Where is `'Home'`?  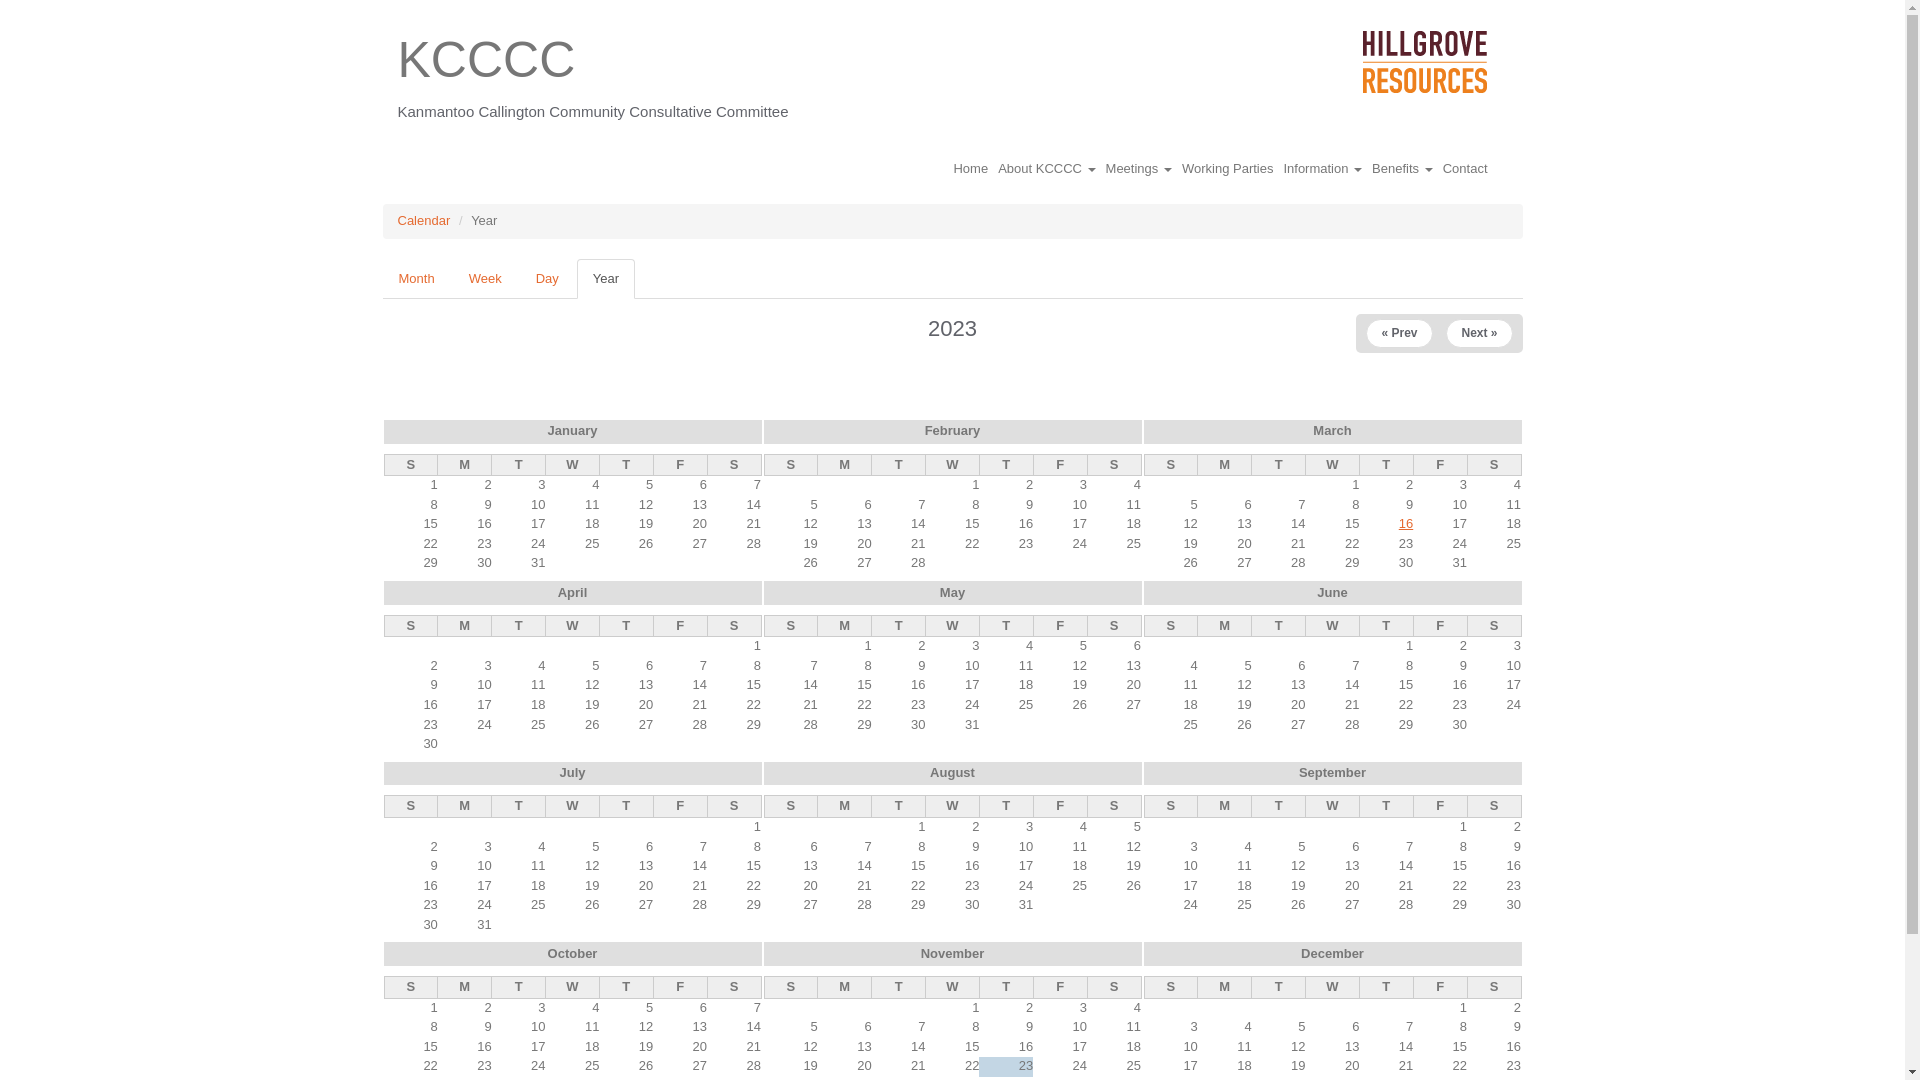 'Home' is located at coordinates (947, 168).